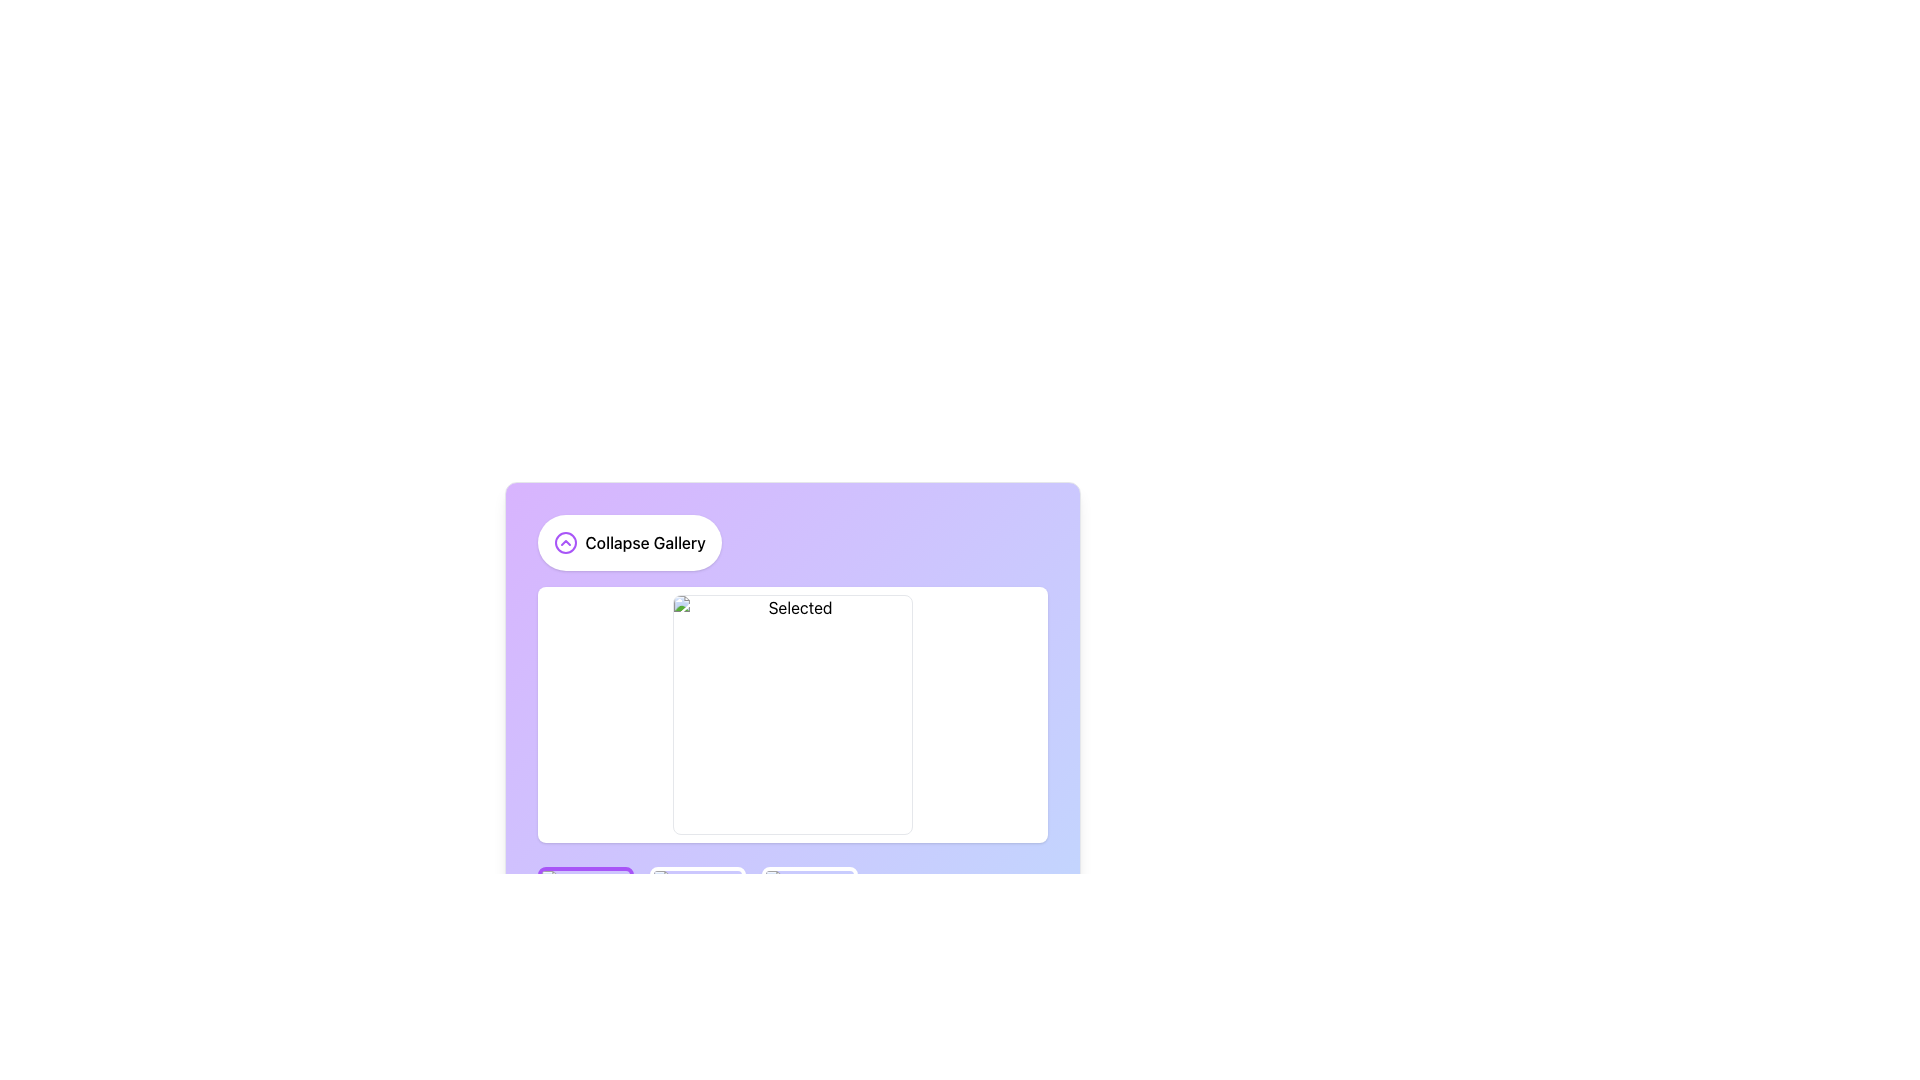 Image resolution: width=1920 pixels, height=1080 pixels. What do you see at coordinates (564, 543) in the screenshot?
I see `the circular icon button with a white outlined chevron pointing upwards, which is part of the 'Collapse Gallery' button located at the top-left corner of the light purple panel` at bounding box center [564, 543].